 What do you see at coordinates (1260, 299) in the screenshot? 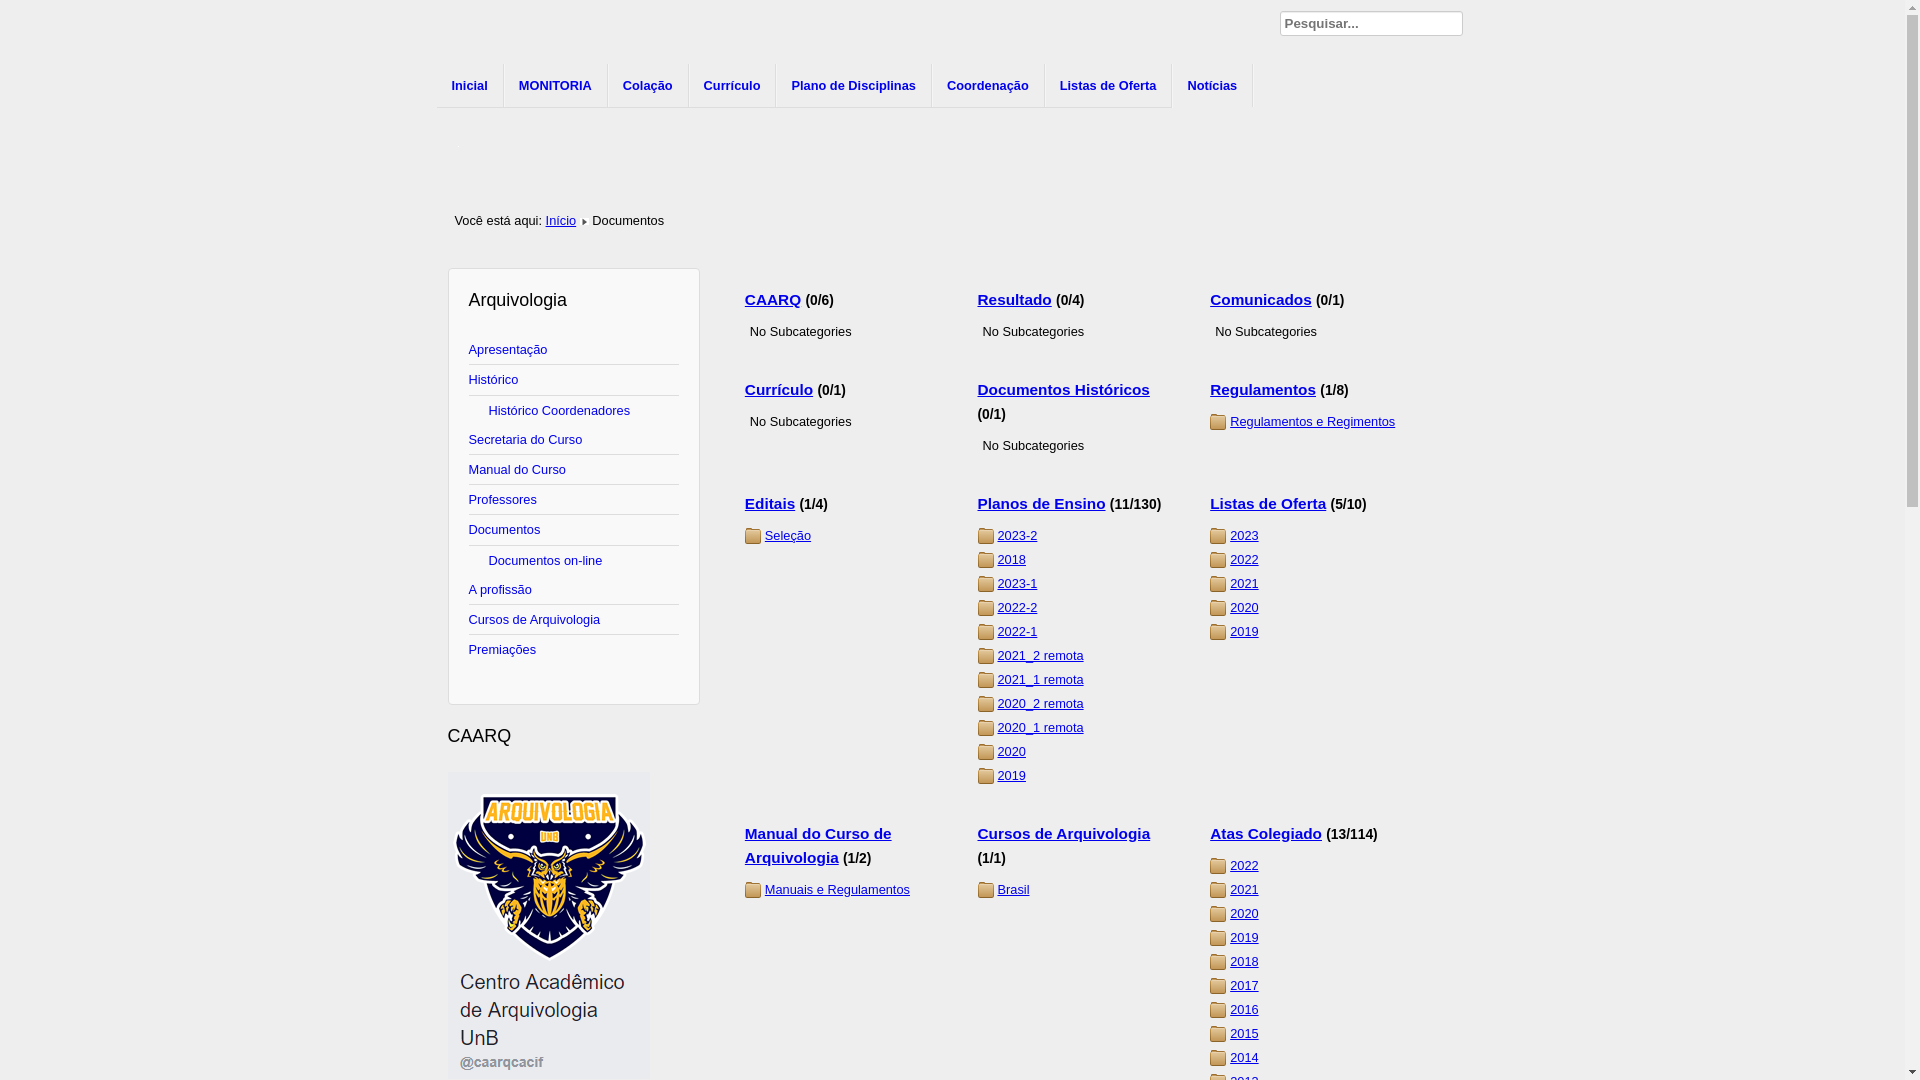
I see `'Comunicados'` at bounding box center [1260, 299].